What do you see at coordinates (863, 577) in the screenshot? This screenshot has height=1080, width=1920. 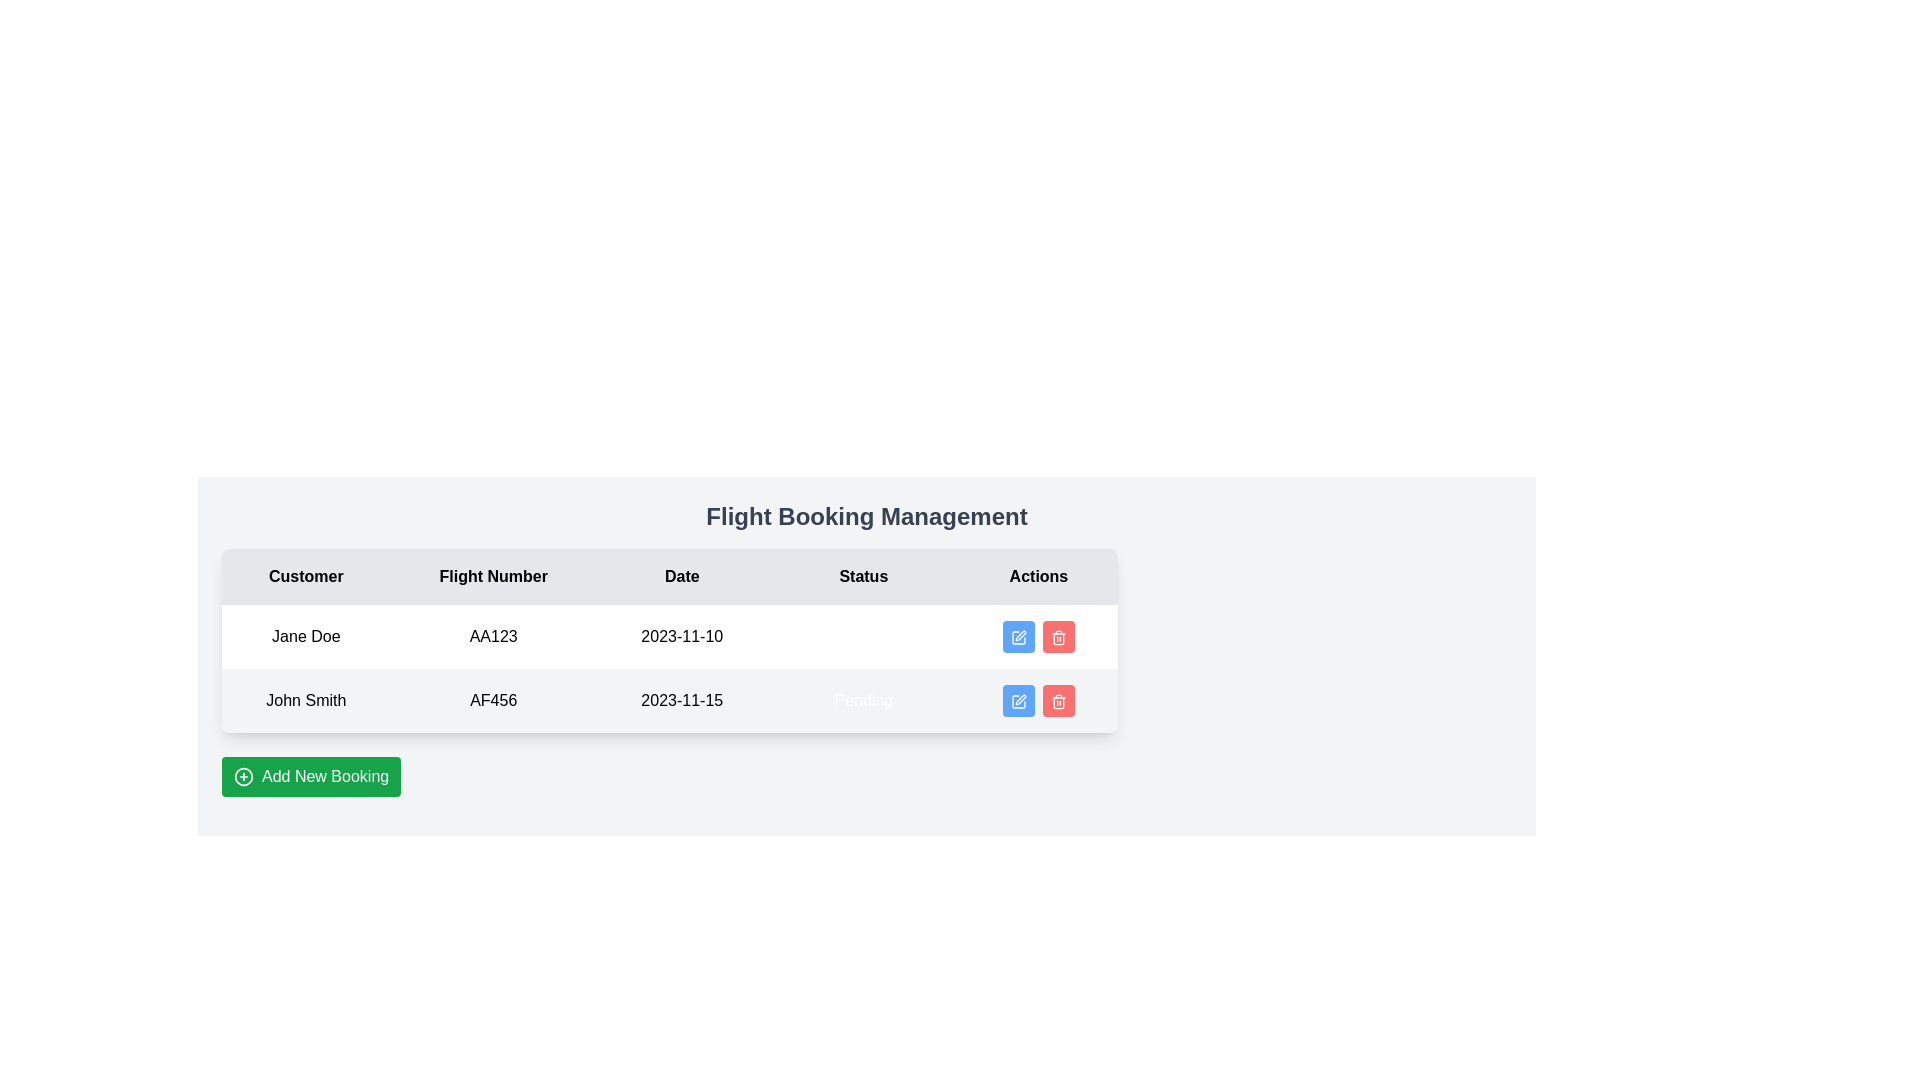 I see `the 'Status' text label, which is the fourth column header in the table, positioned between 'Date' and 'Actions'` at bounding box center [863, 577].